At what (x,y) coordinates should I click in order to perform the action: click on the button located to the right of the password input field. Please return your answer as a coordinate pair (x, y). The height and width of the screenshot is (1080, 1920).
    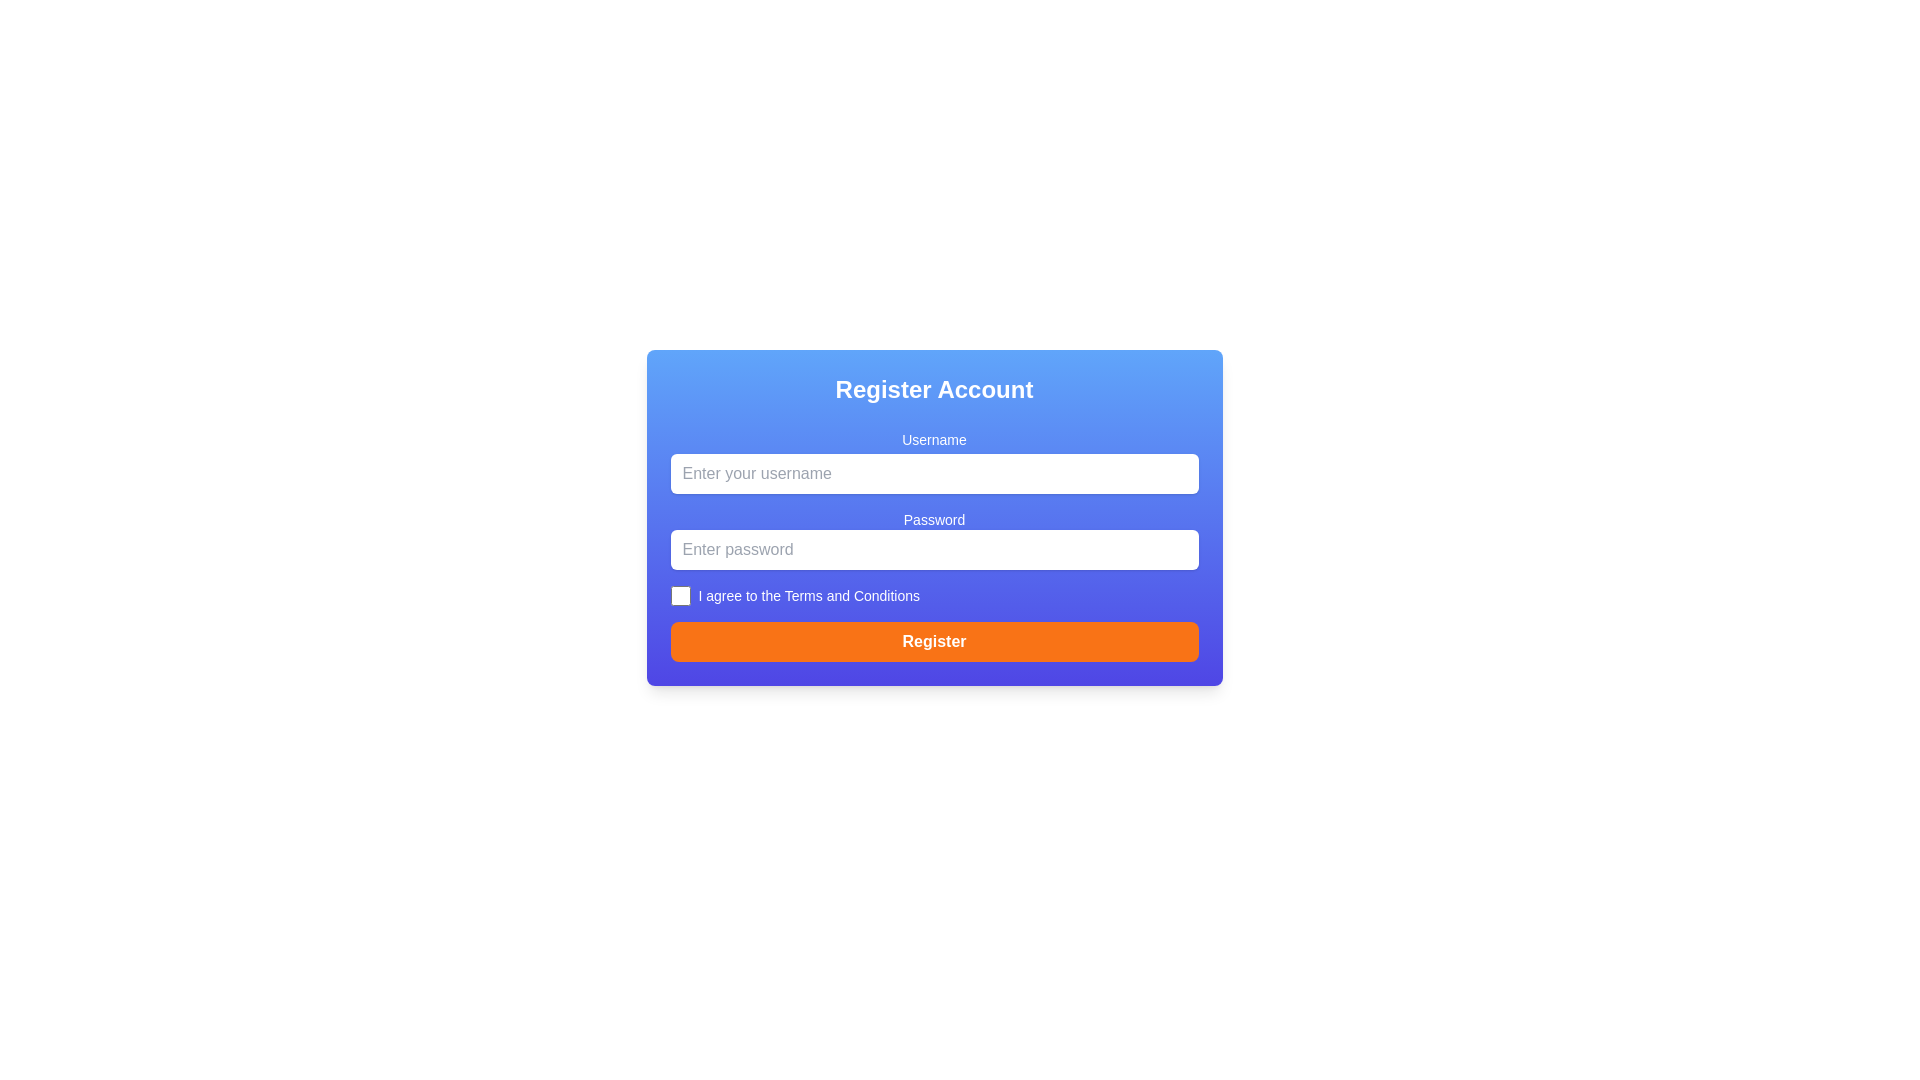
    Looking at the image, I should click on (1181, 550).